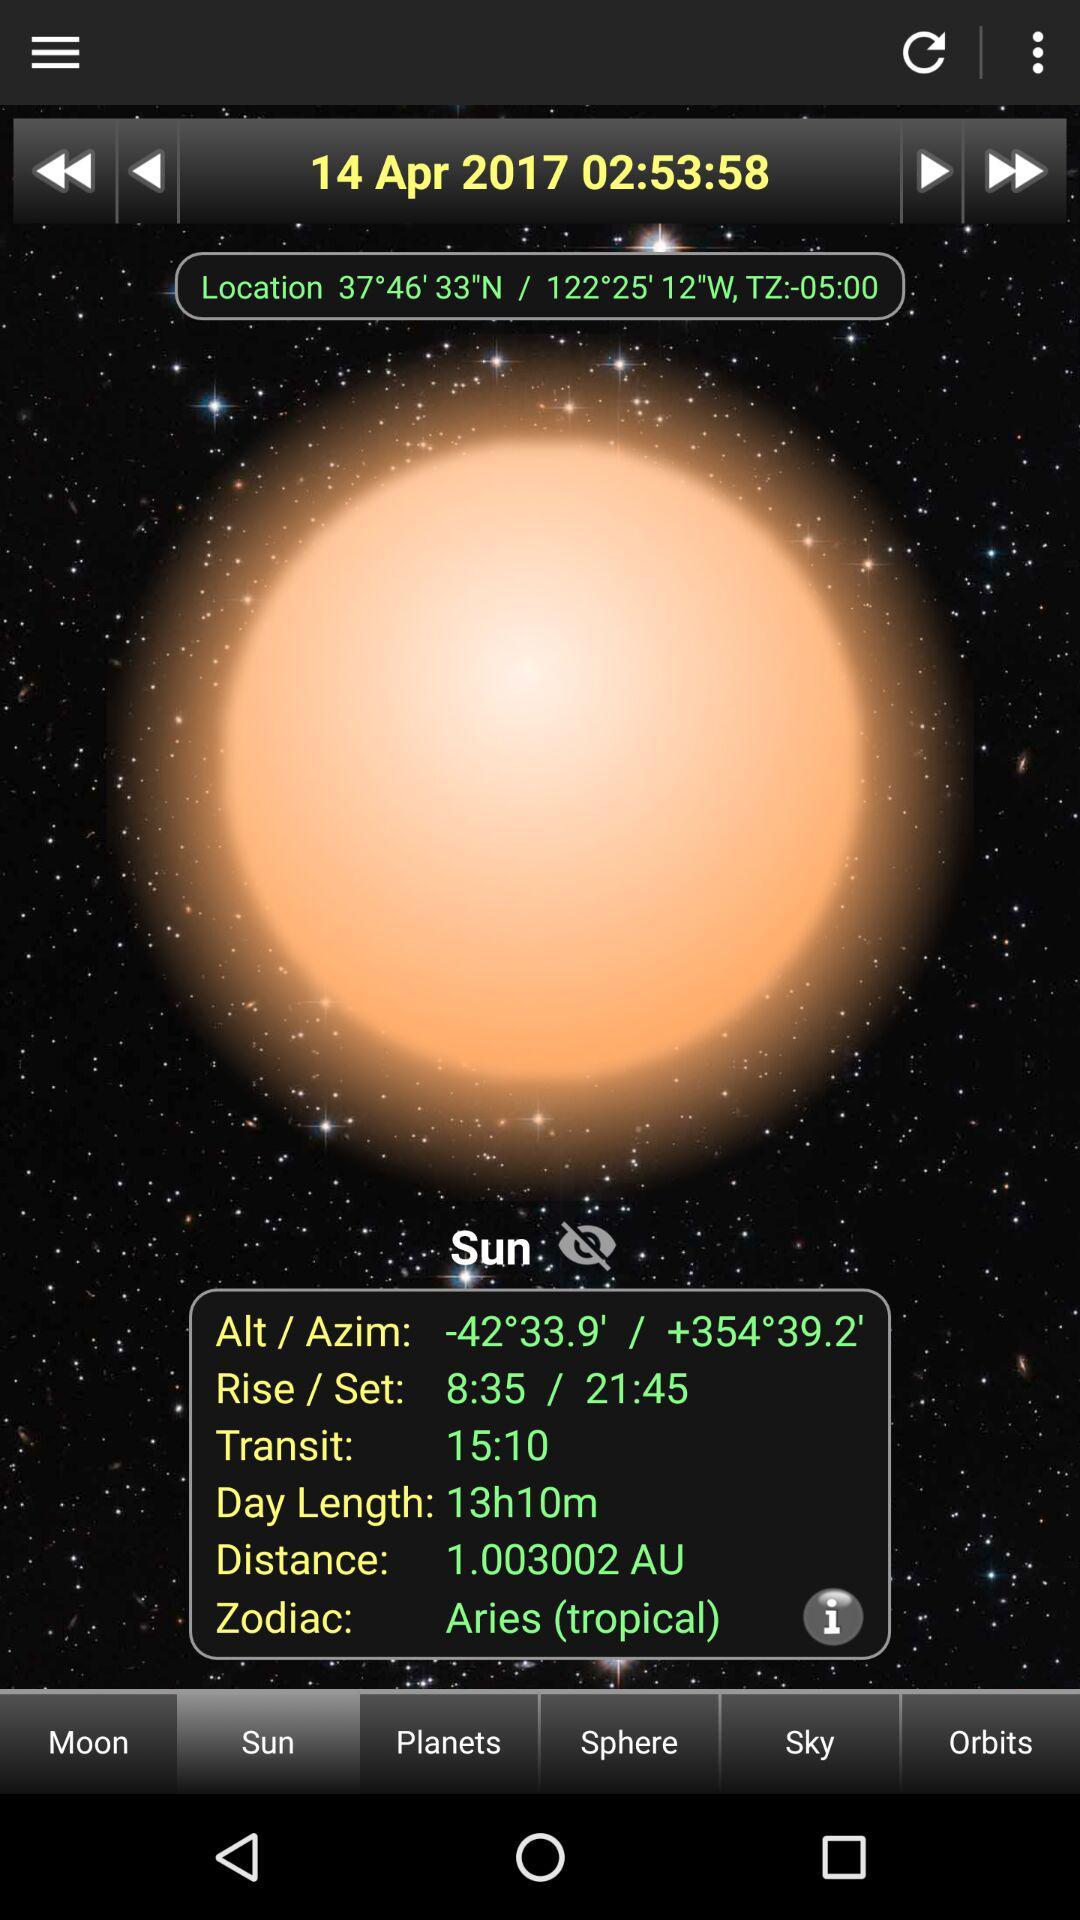  Describe the element at coordinates (54, 52) in the screenshot. I see `search options` at that location.